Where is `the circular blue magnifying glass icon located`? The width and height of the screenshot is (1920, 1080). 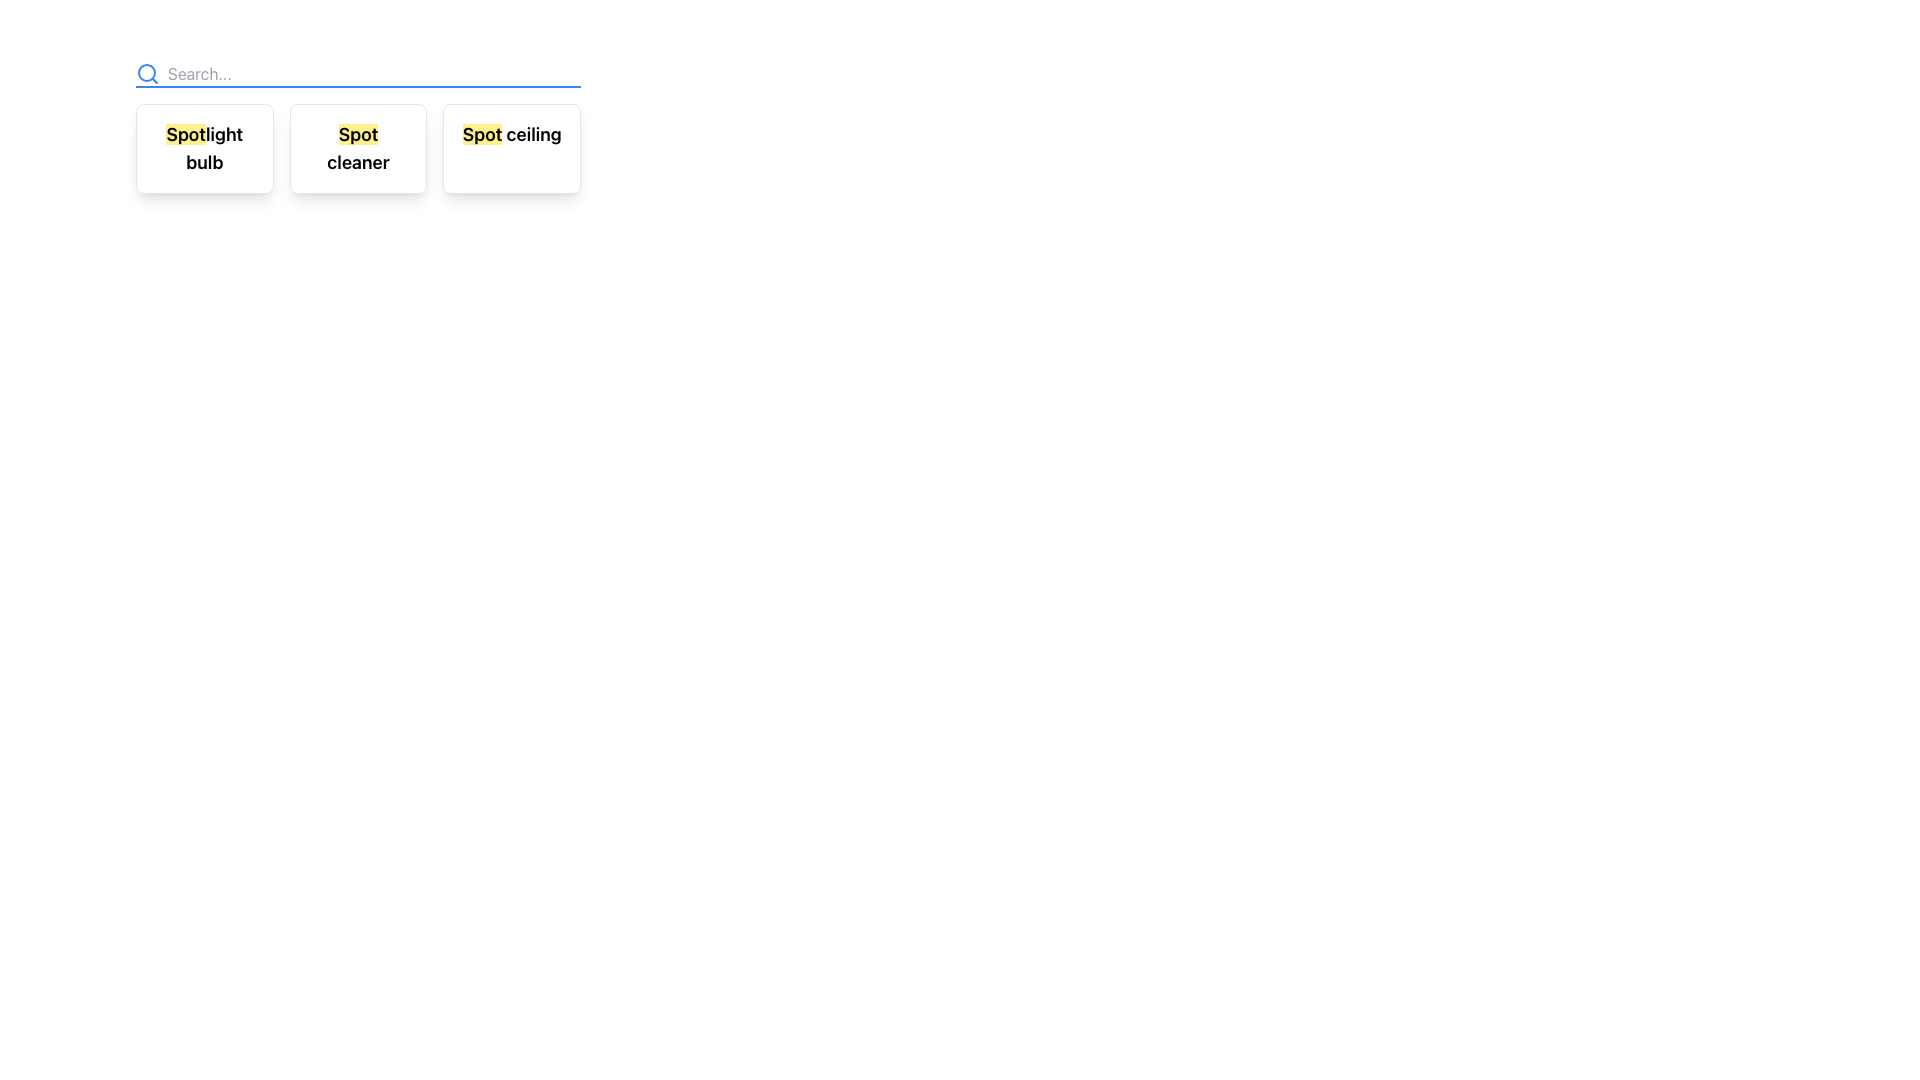 the circular blue magnifying glass icon located is located at coordinates (146, 72).